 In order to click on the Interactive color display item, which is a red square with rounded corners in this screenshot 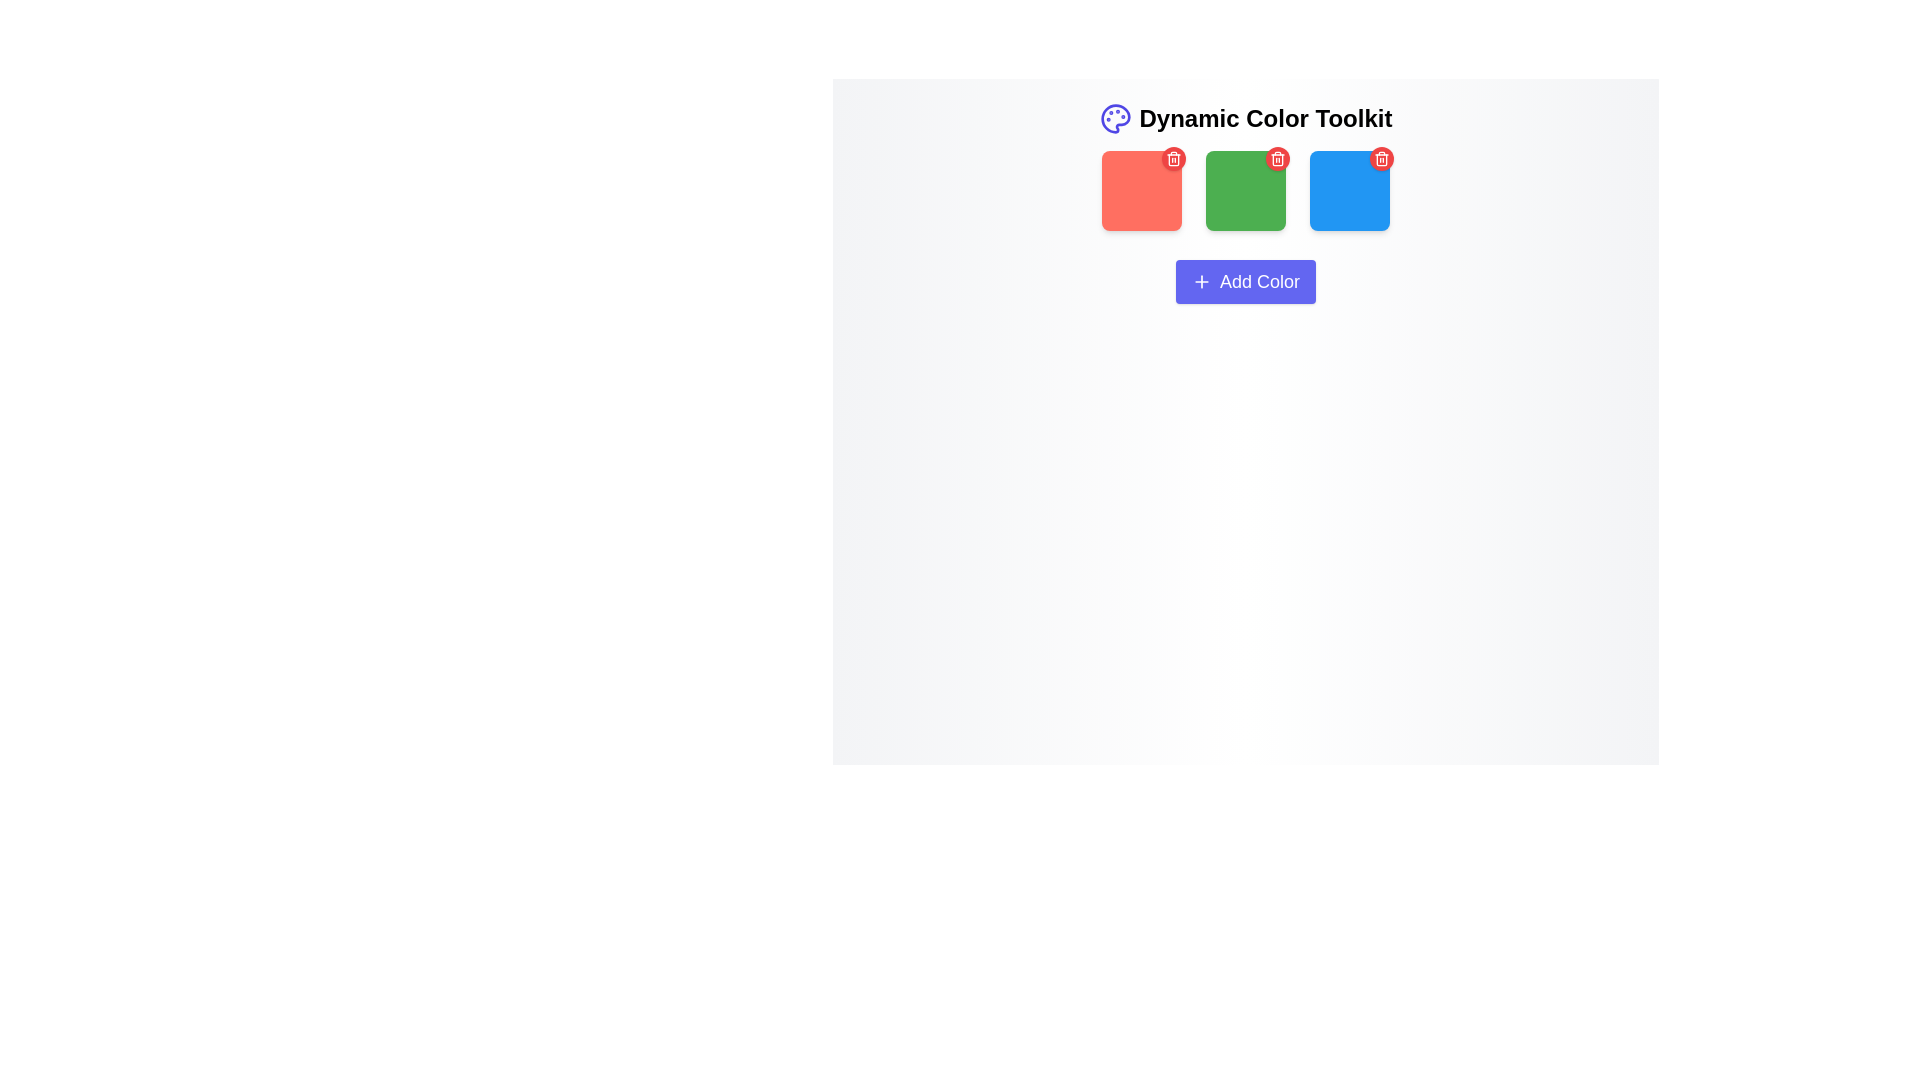, I will do `click(1142, 193)`.